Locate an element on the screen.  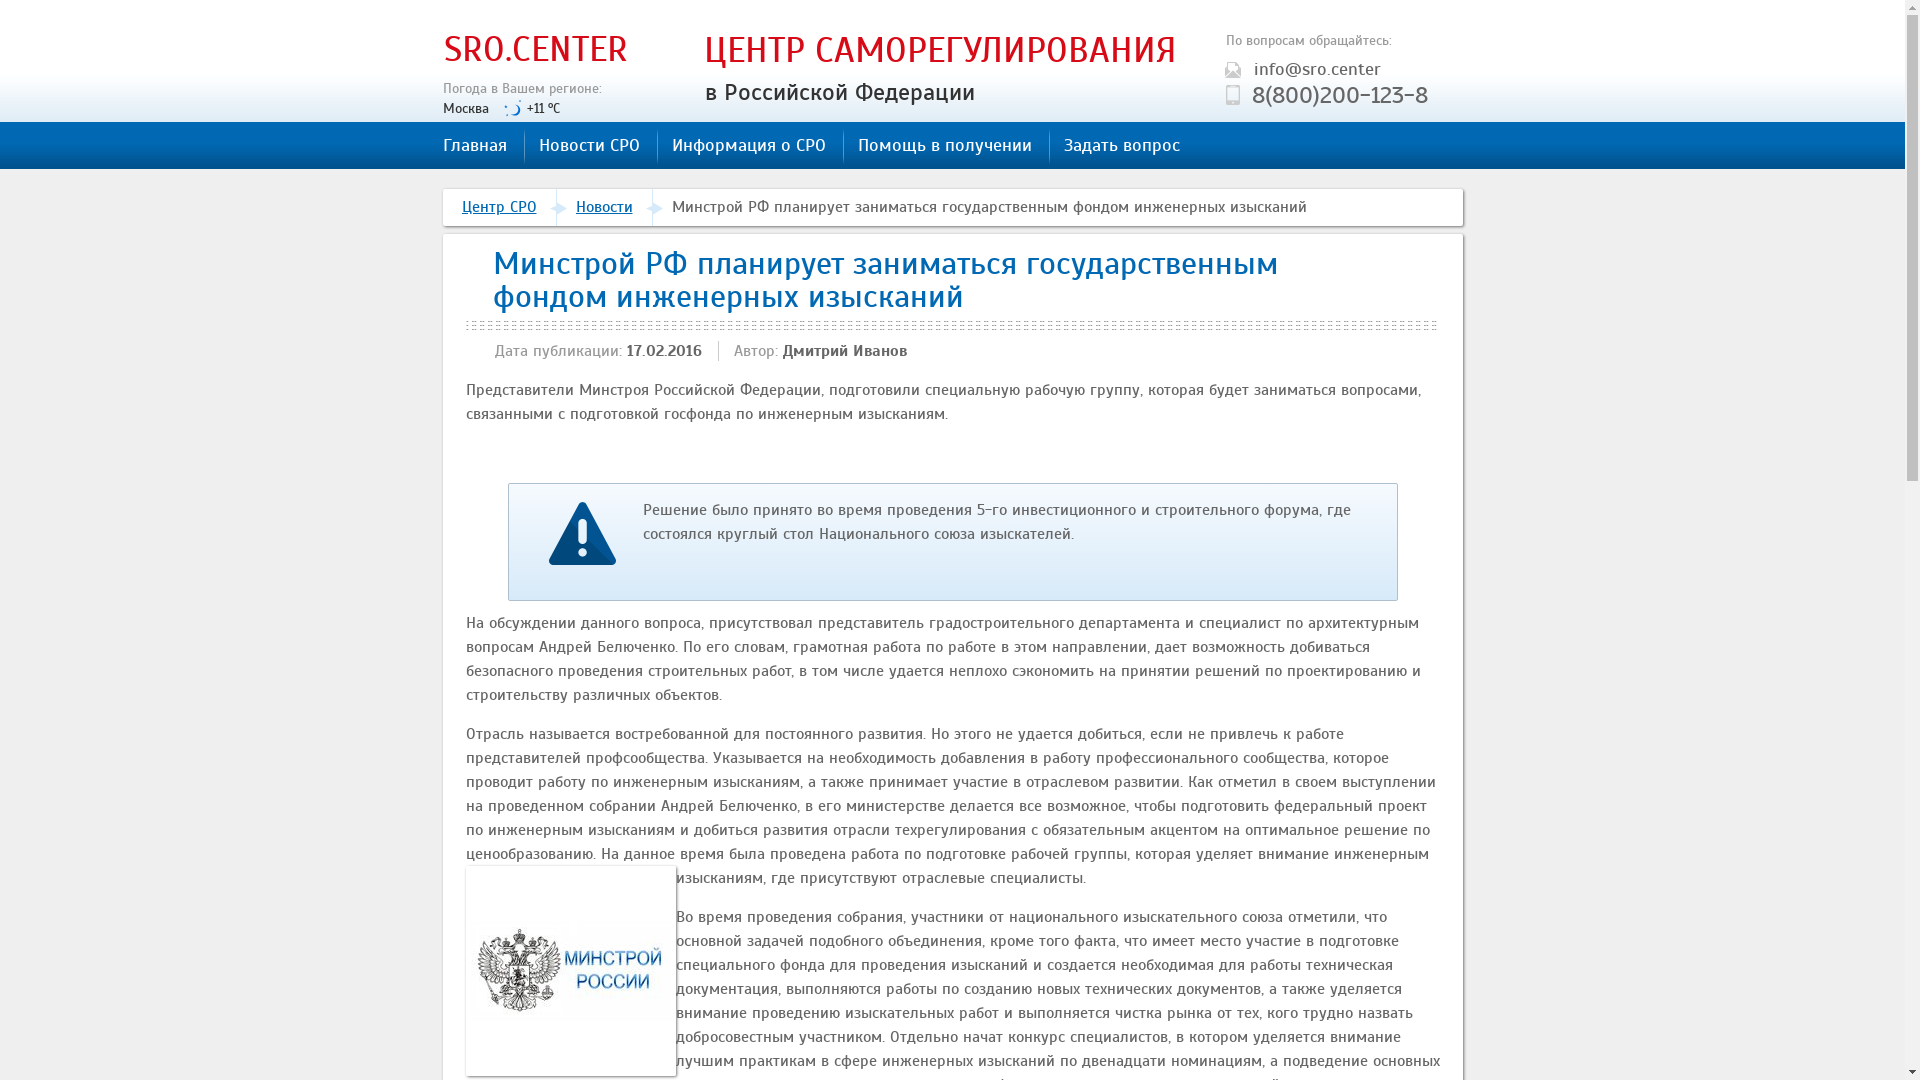
'SRO.CENTER' is located at coordinates (536, 48).